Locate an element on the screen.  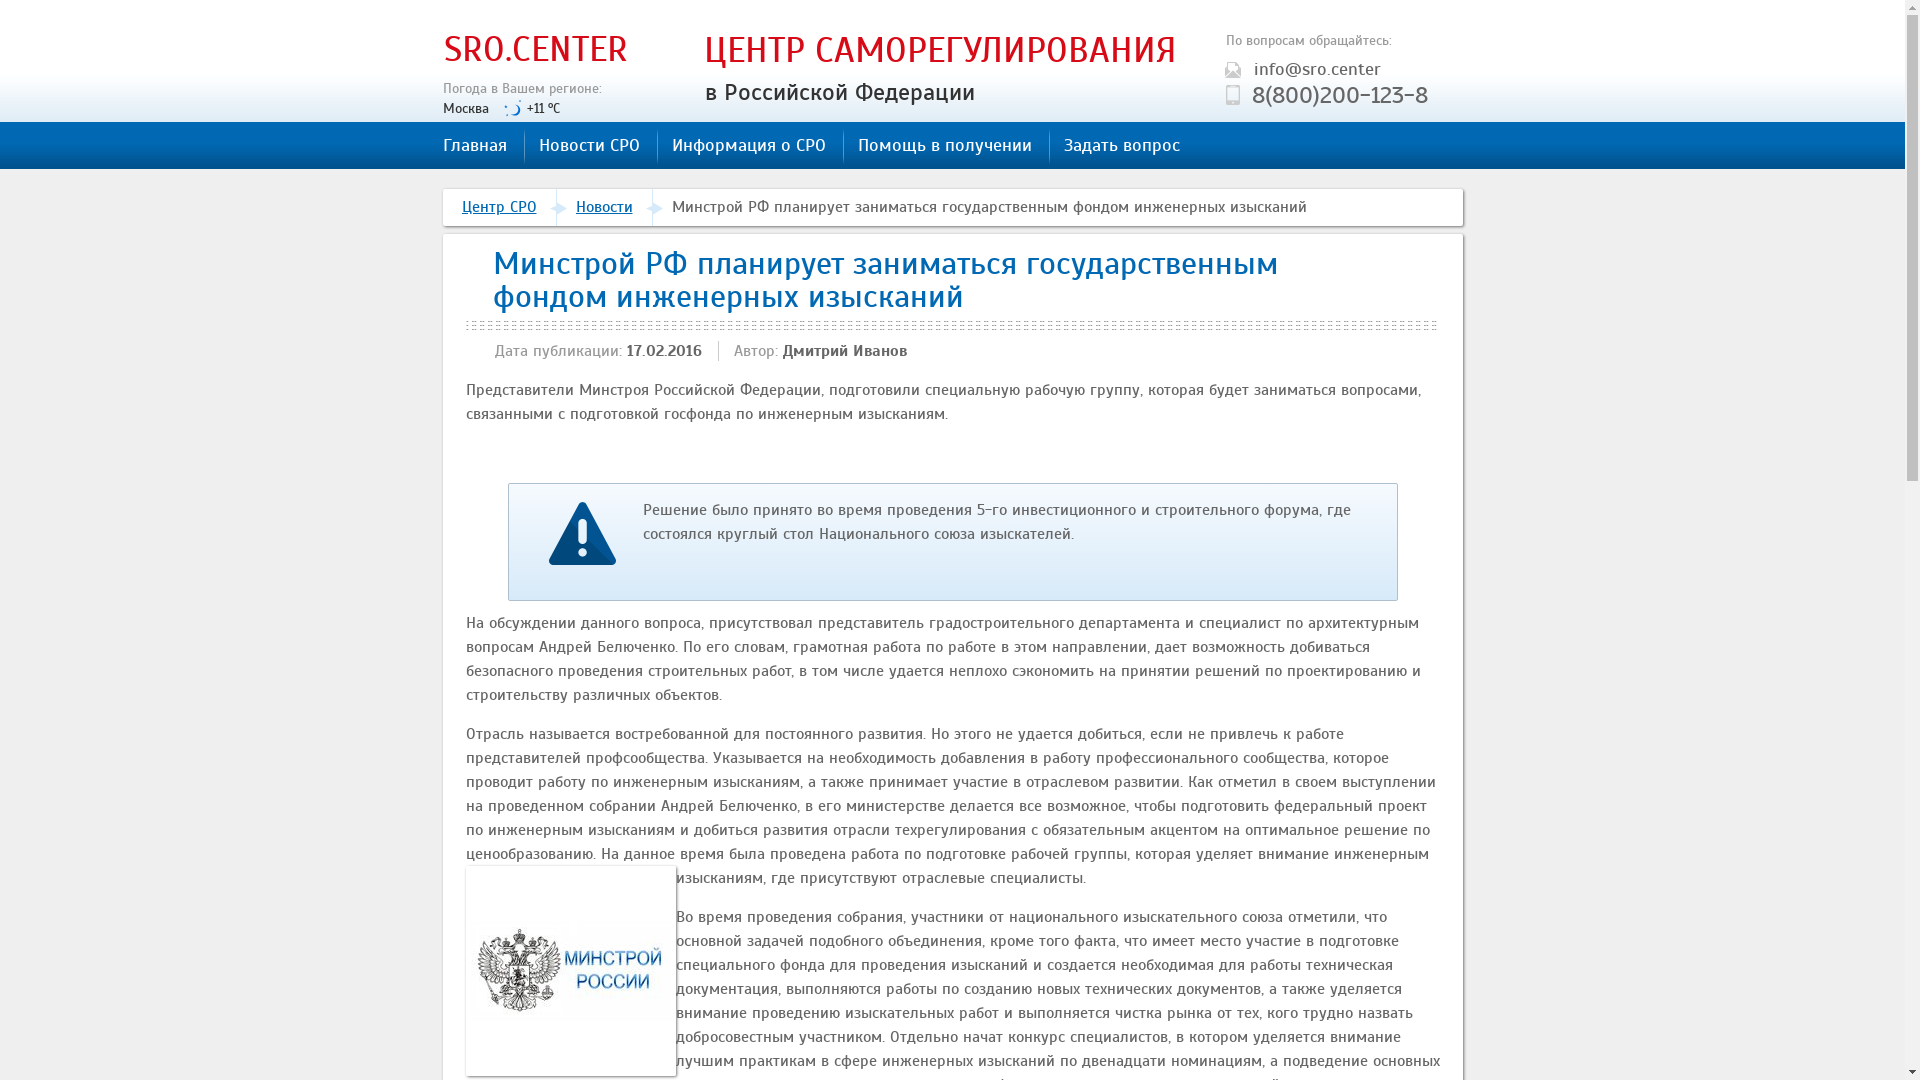
'SRO.CENTER' is located at coordinates (536, 48).